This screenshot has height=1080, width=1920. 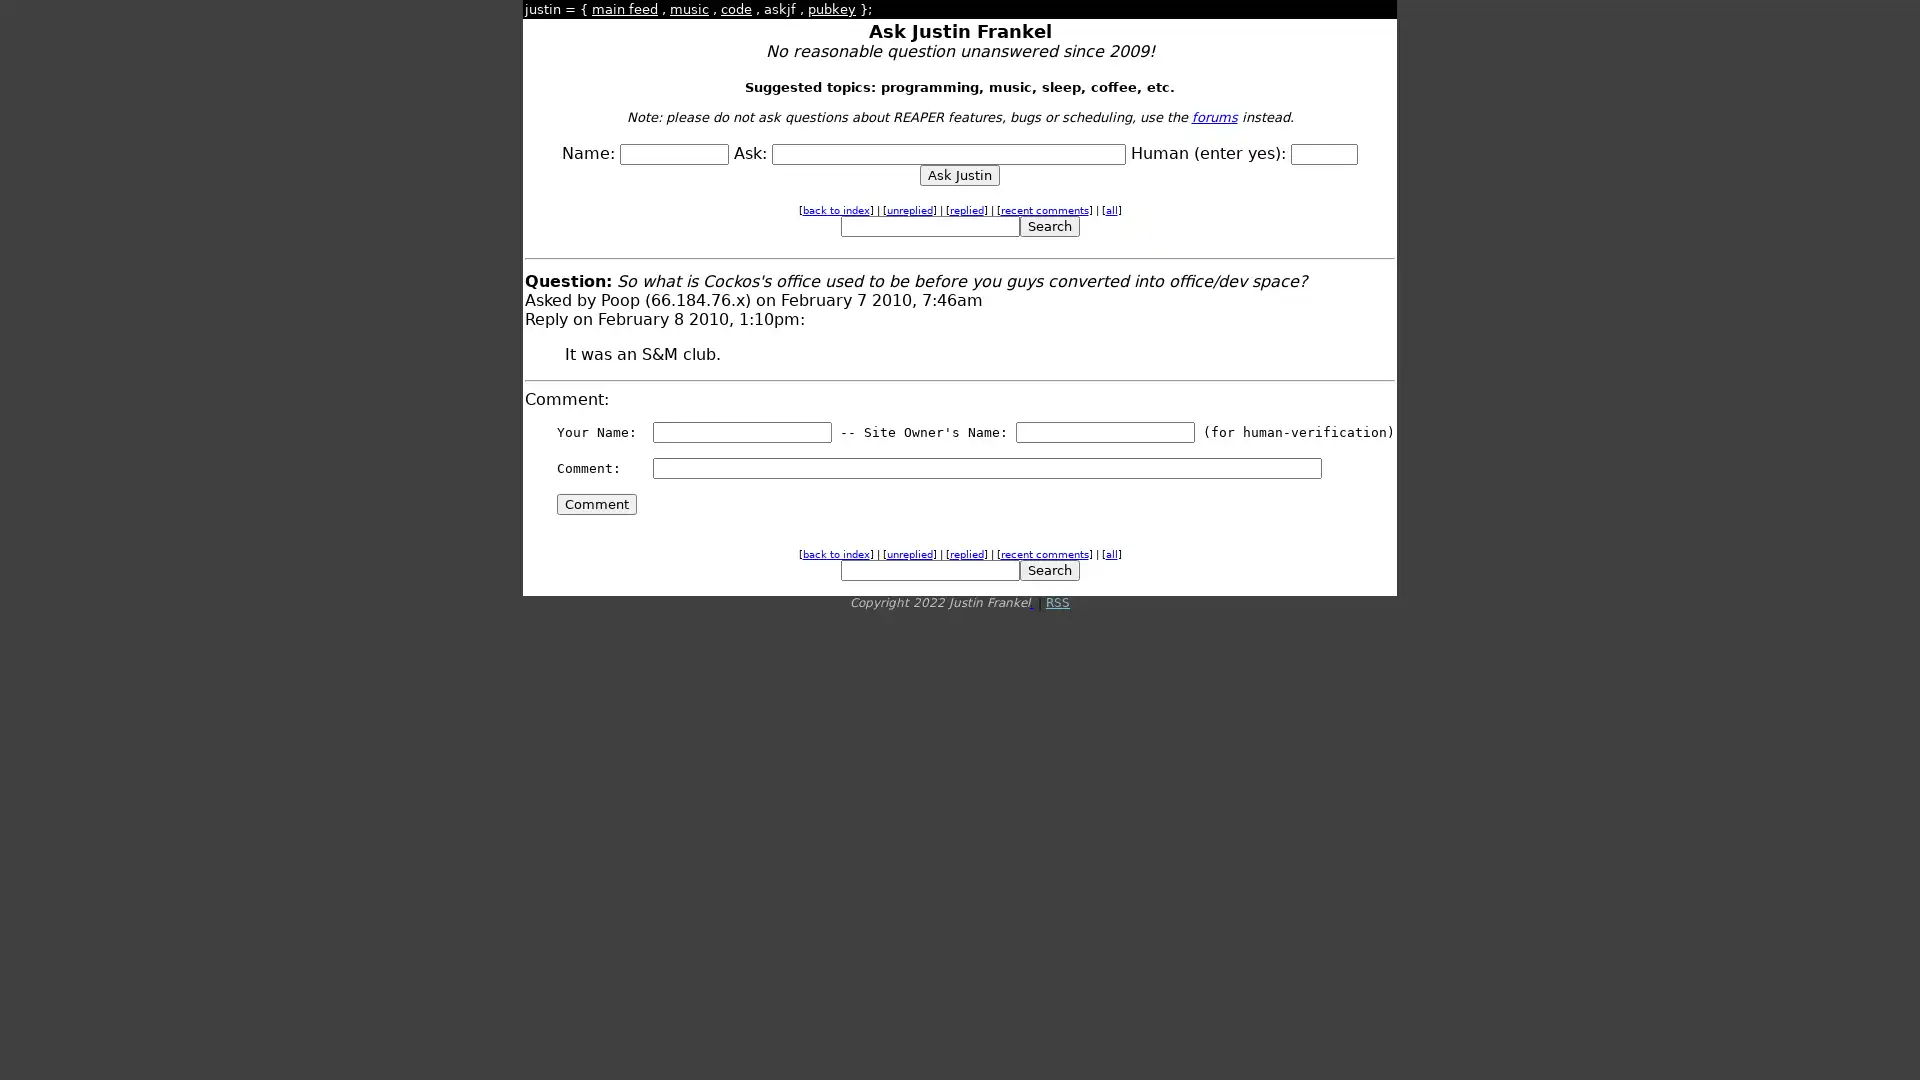 I want to click on Search, so click(x=1048, y=570).